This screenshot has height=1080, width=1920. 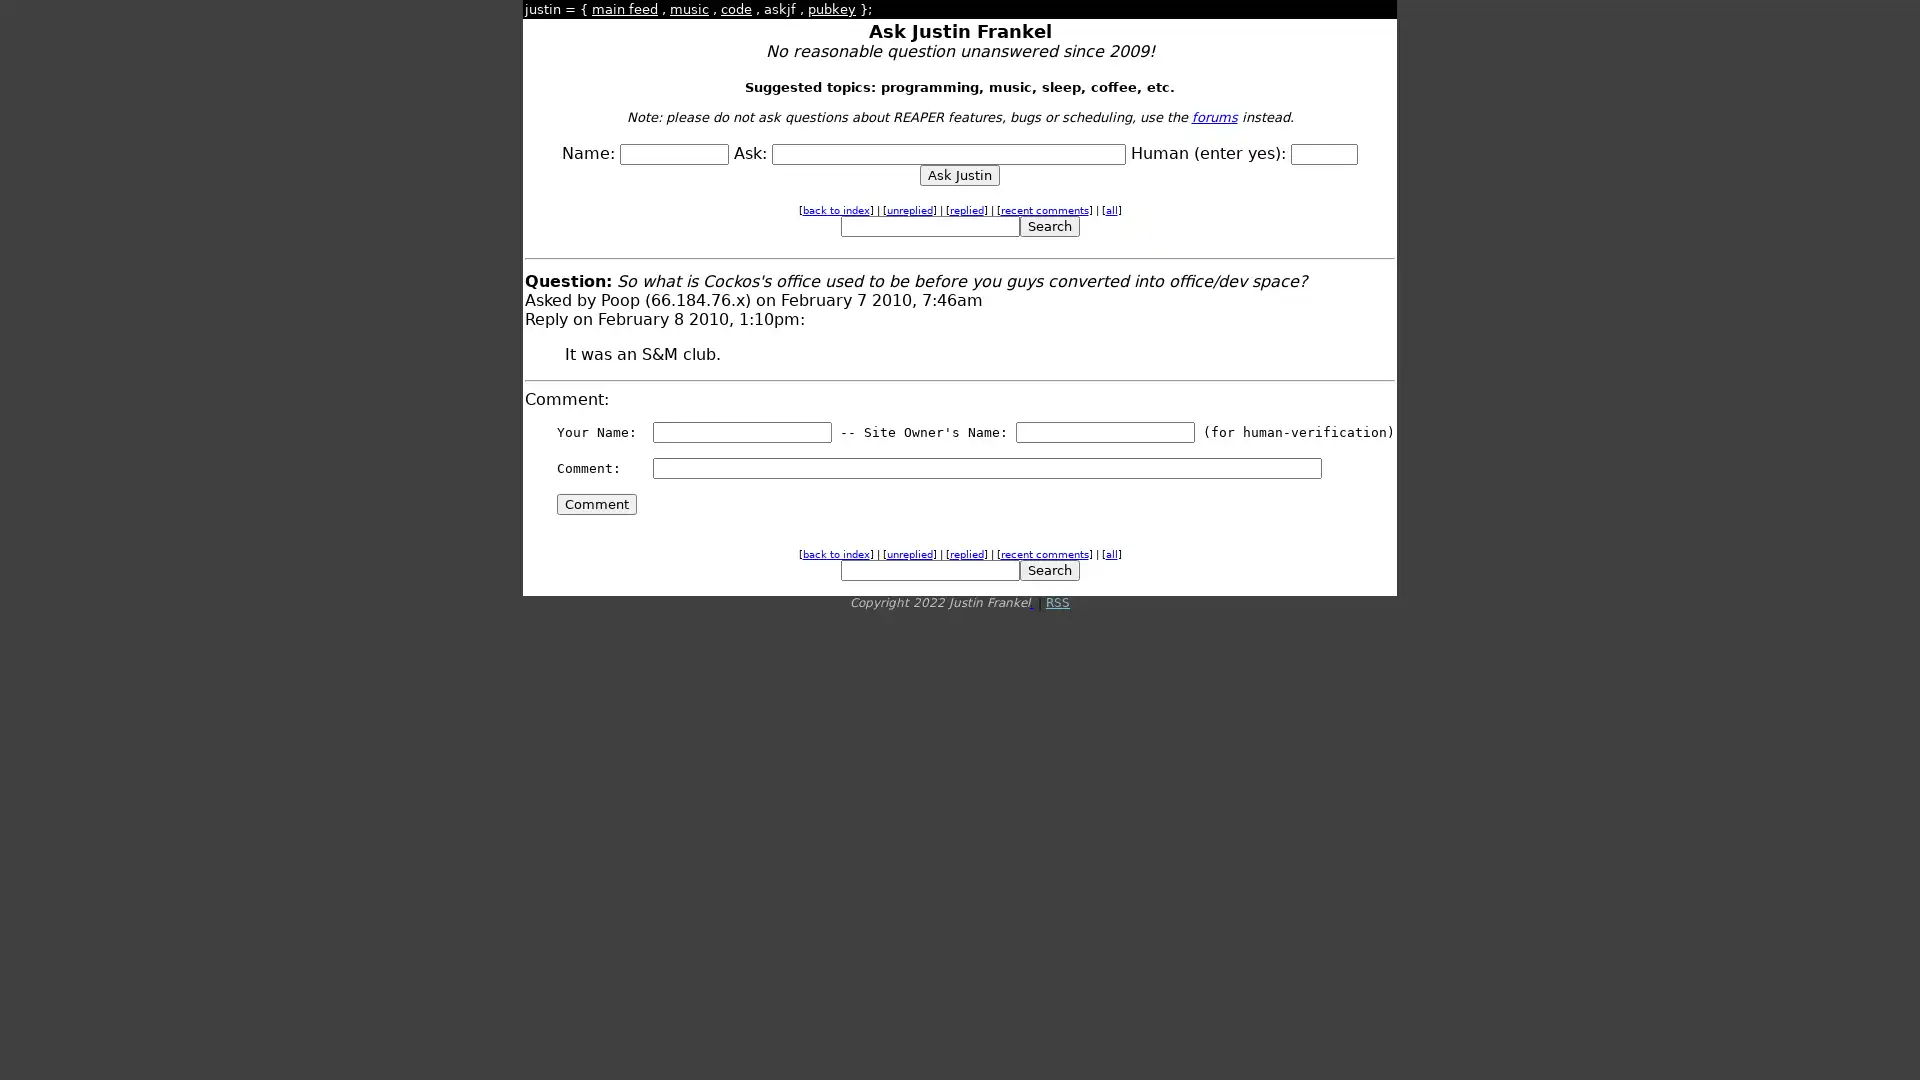 I want to click on Search, so click(x=1048, y=570).